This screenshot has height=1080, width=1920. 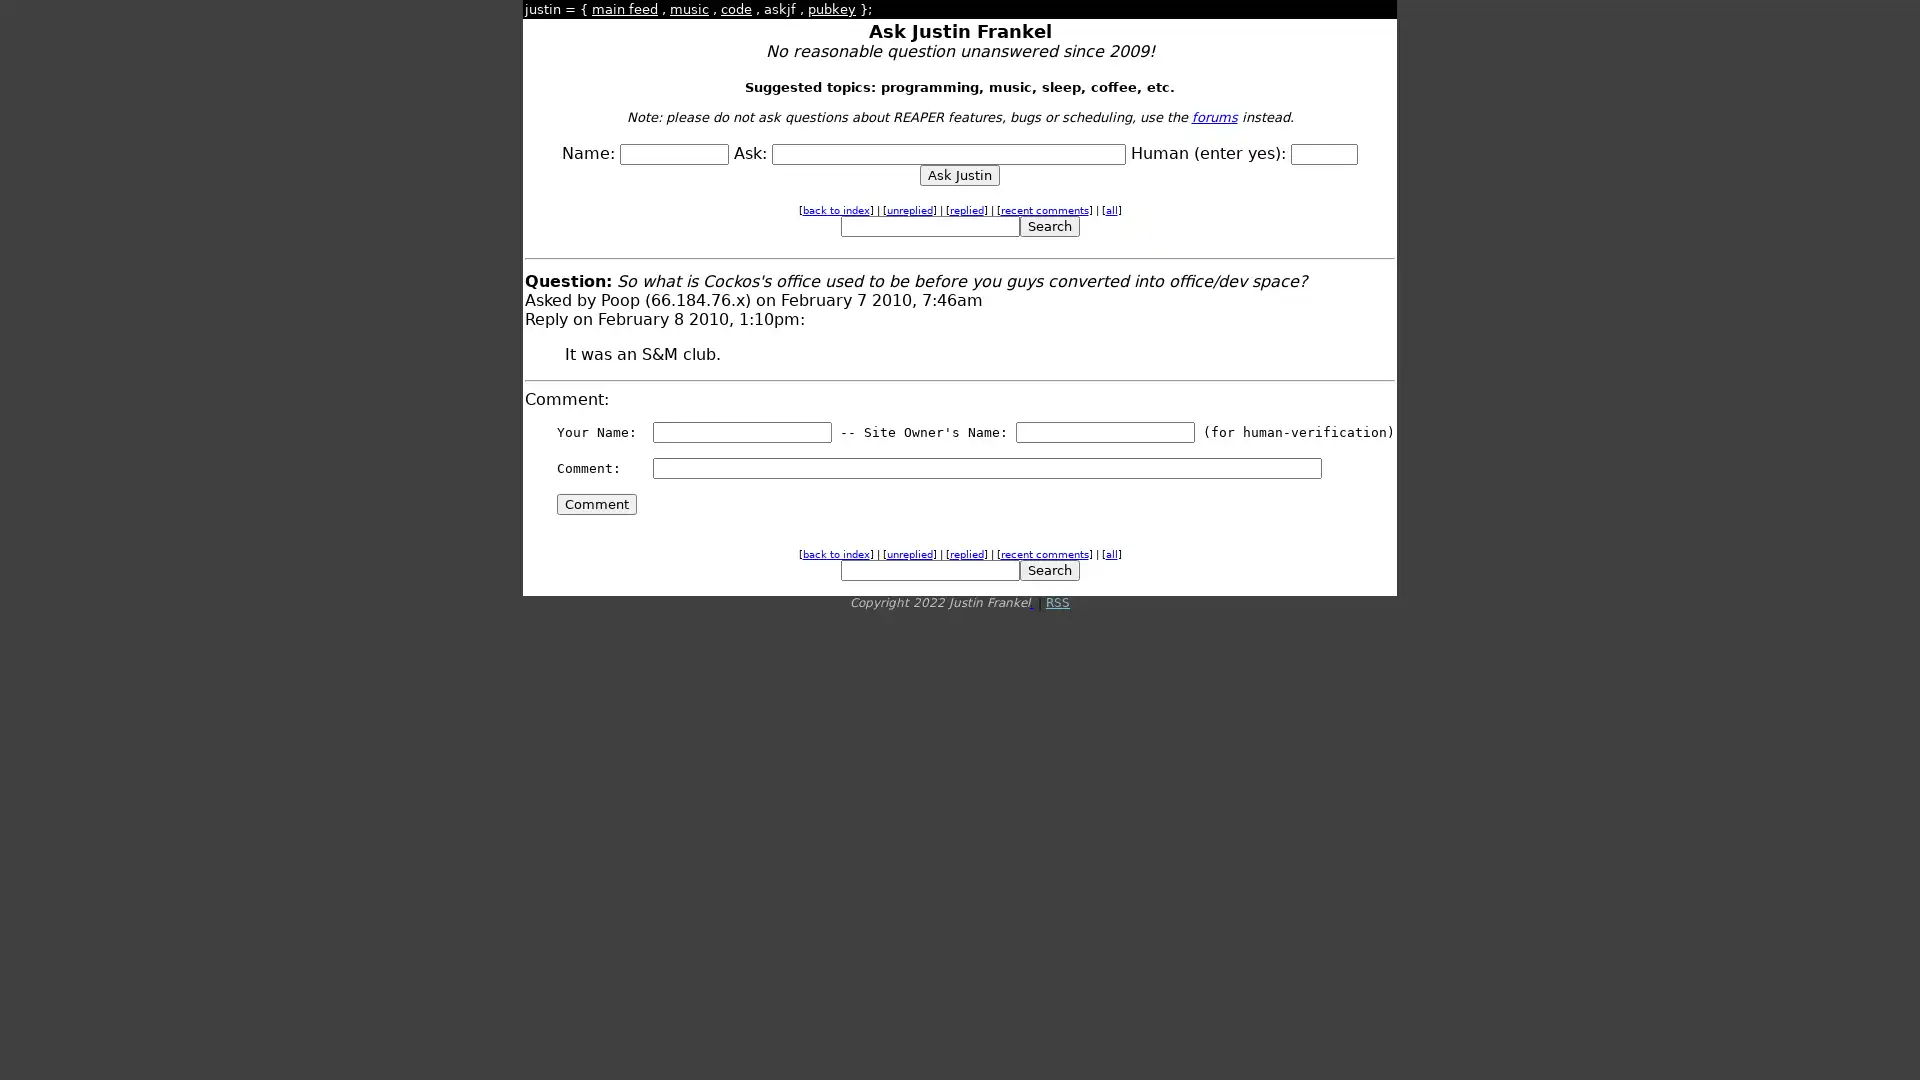 I want to click on Search, so click(x=1048, y=570).